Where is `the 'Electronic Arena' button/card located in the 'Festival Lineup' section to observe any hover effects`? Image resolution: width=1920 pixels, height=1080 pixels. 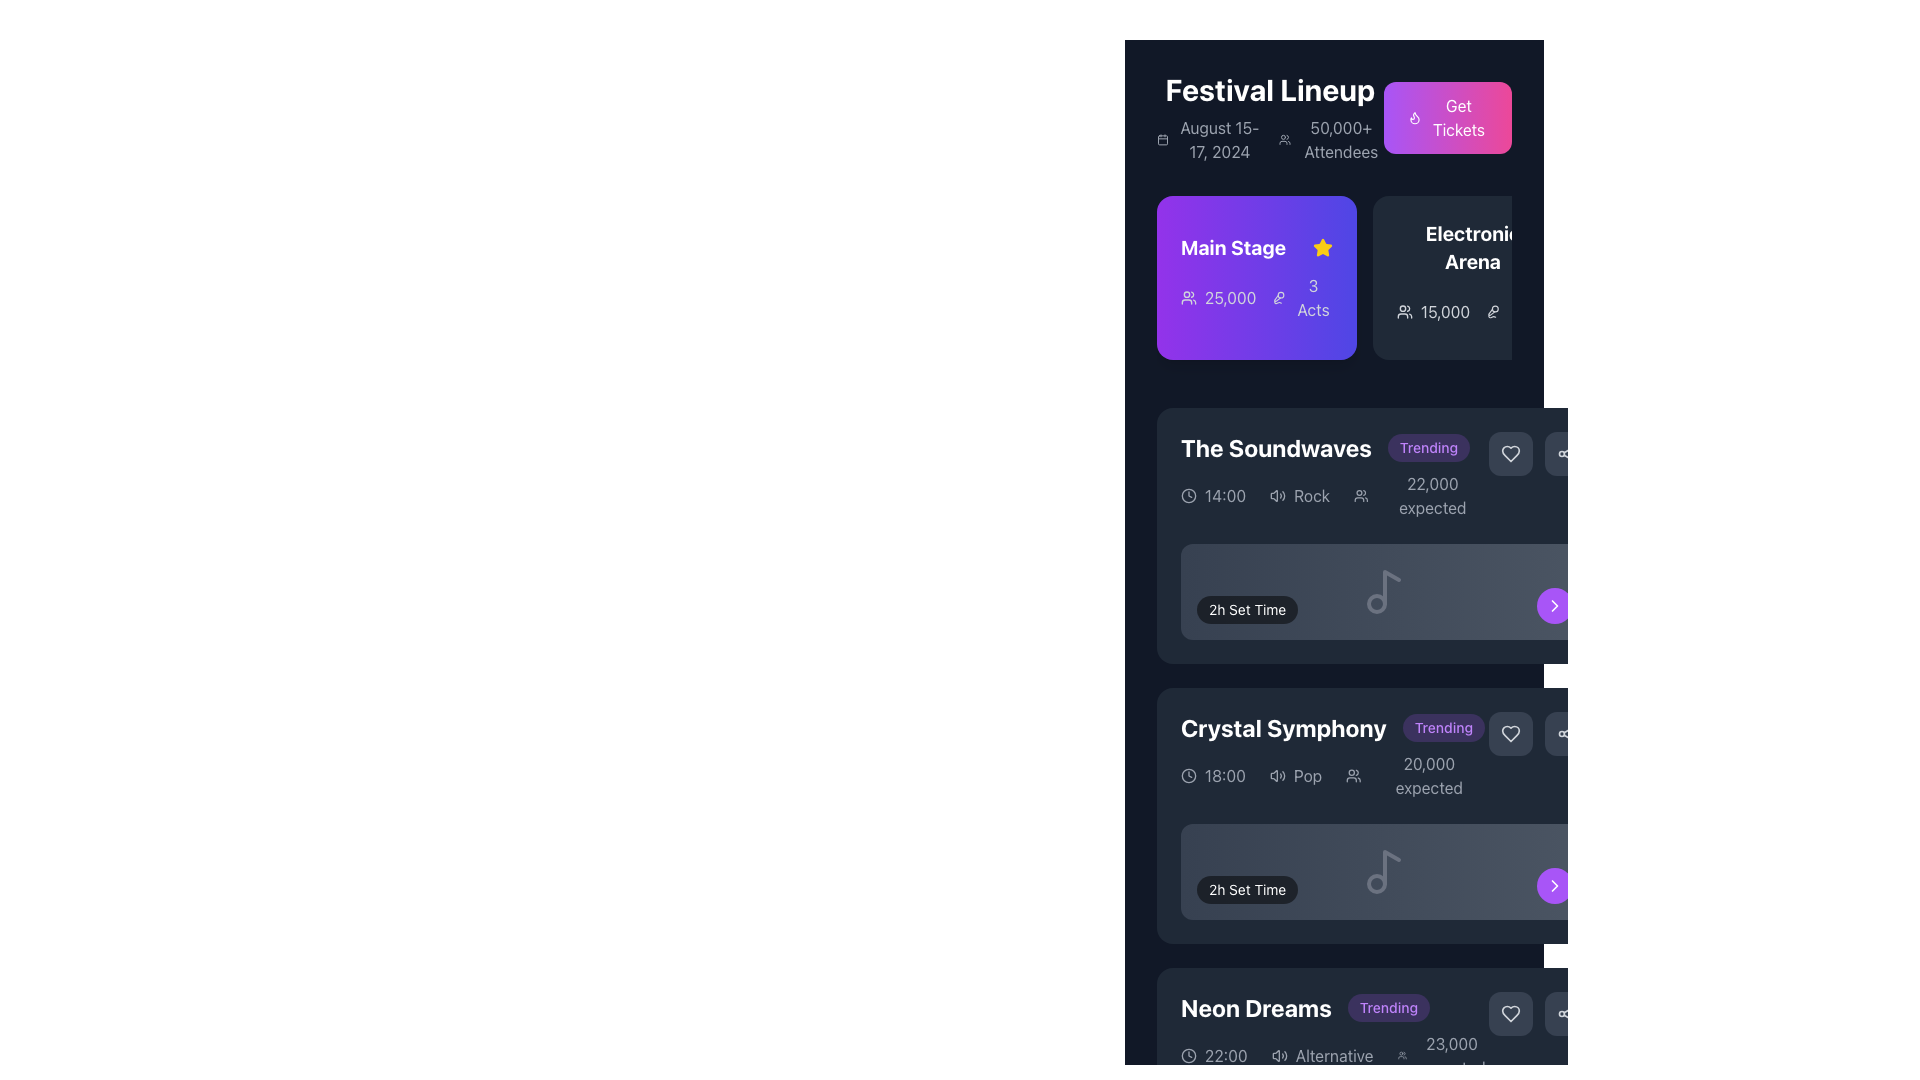 the 'Electronic Arena' button/card located in the 'Festival Lineup' section to observe any hover effects is located at coordinates (1473, 277).